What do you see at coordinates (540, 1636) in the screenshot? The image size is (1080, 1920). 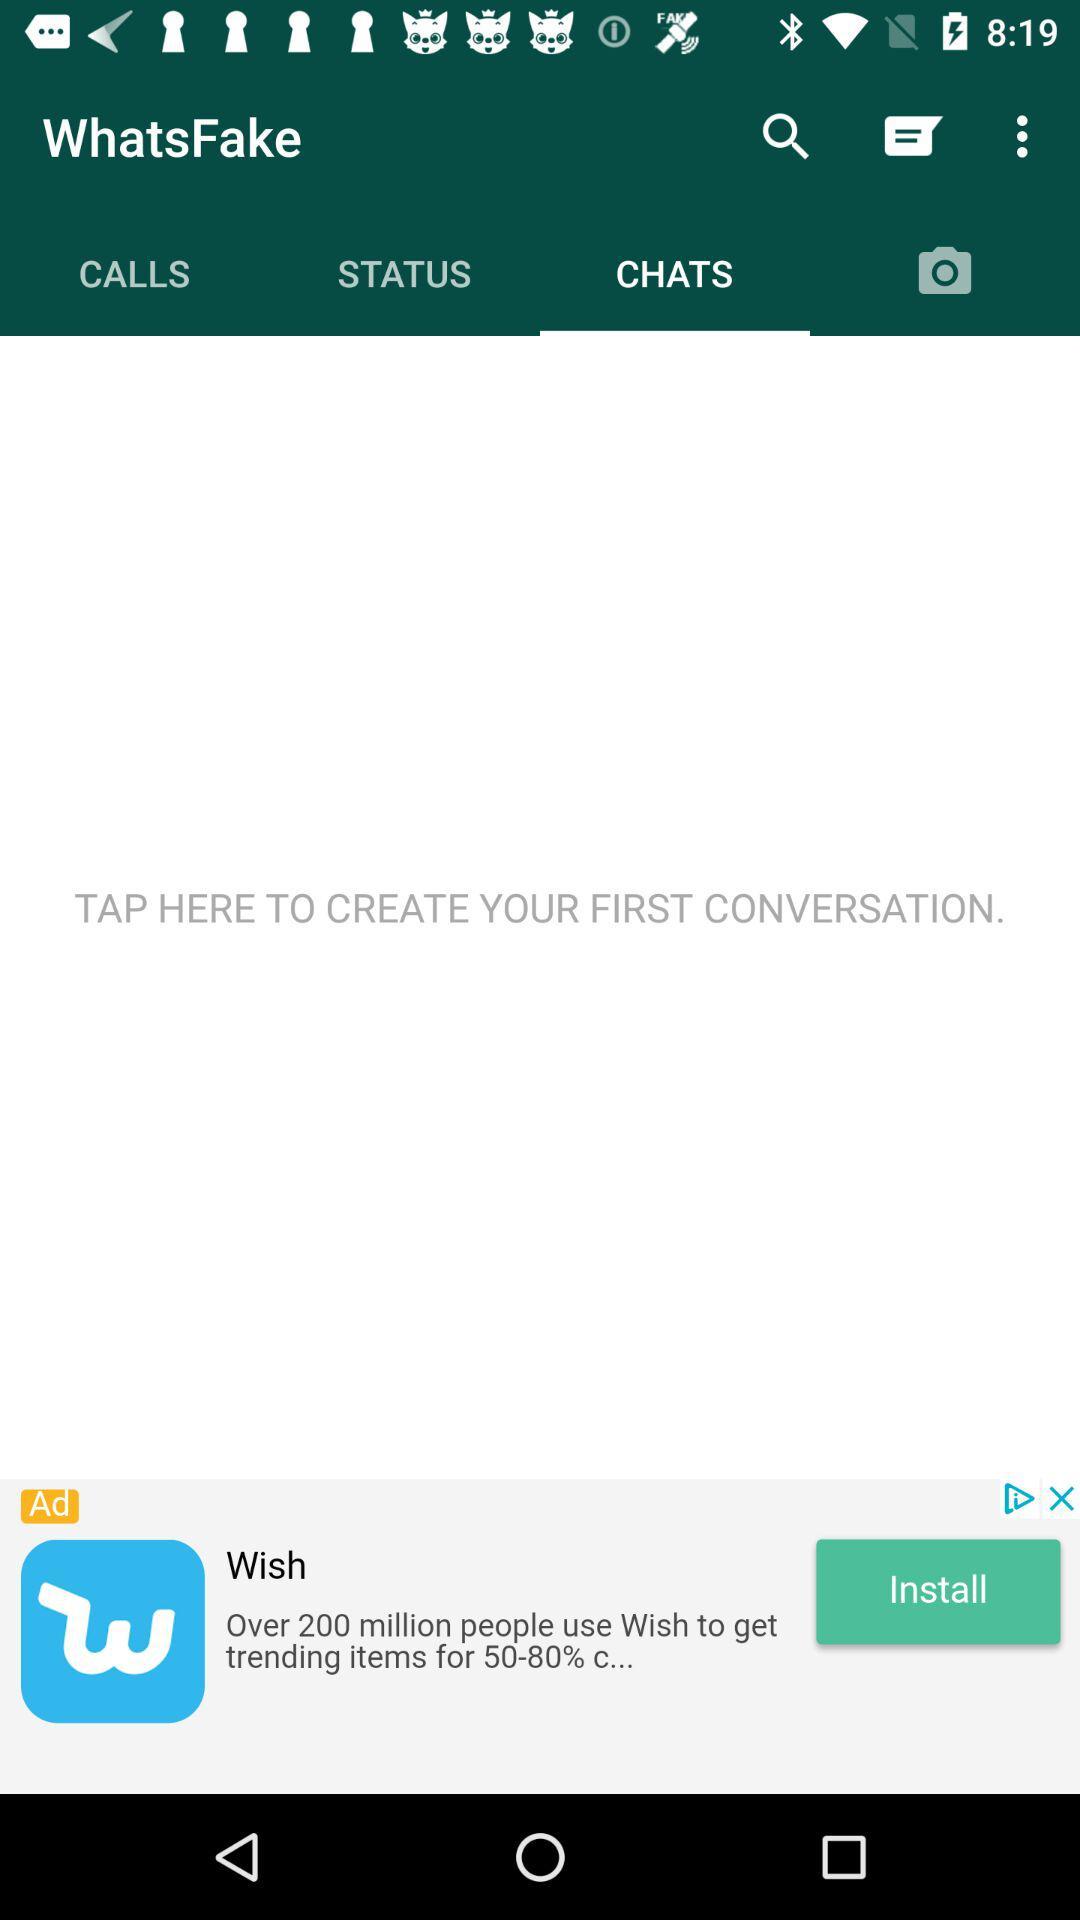 I see `banner of advertiser` at bounding box center [540, 1636].